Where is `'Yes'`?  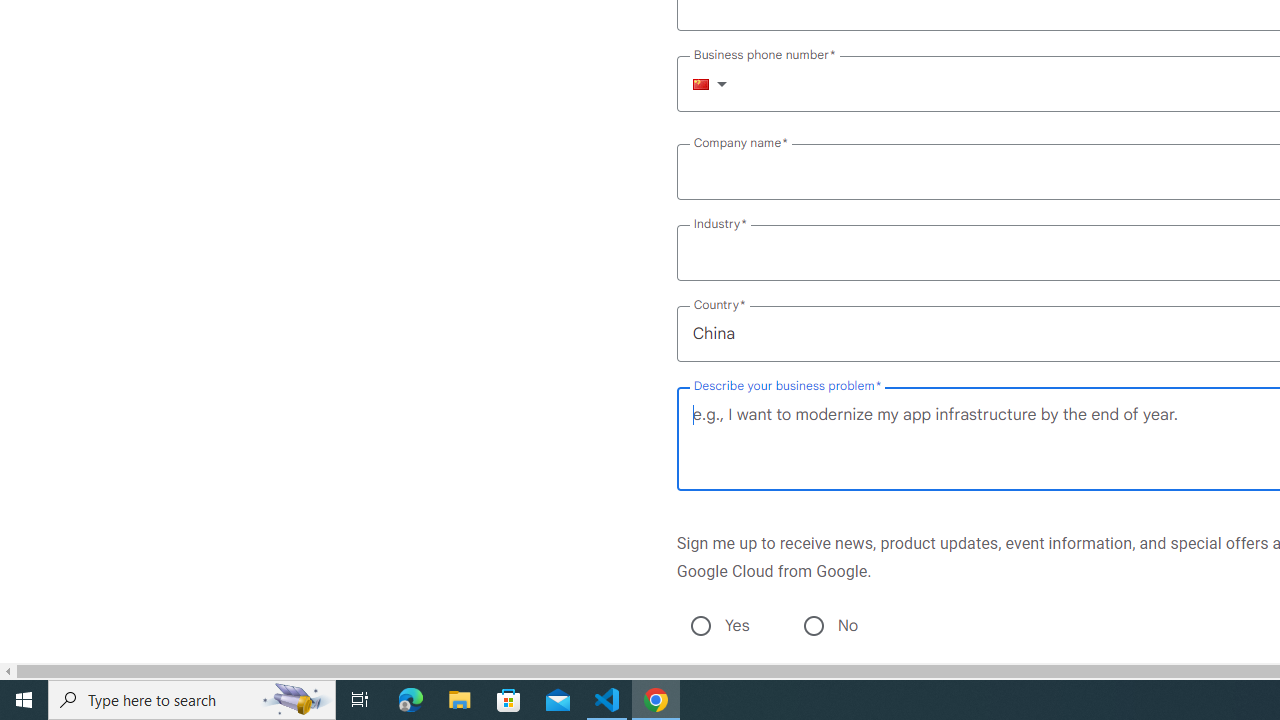
'Yes' is located at coordinates (700, 625).